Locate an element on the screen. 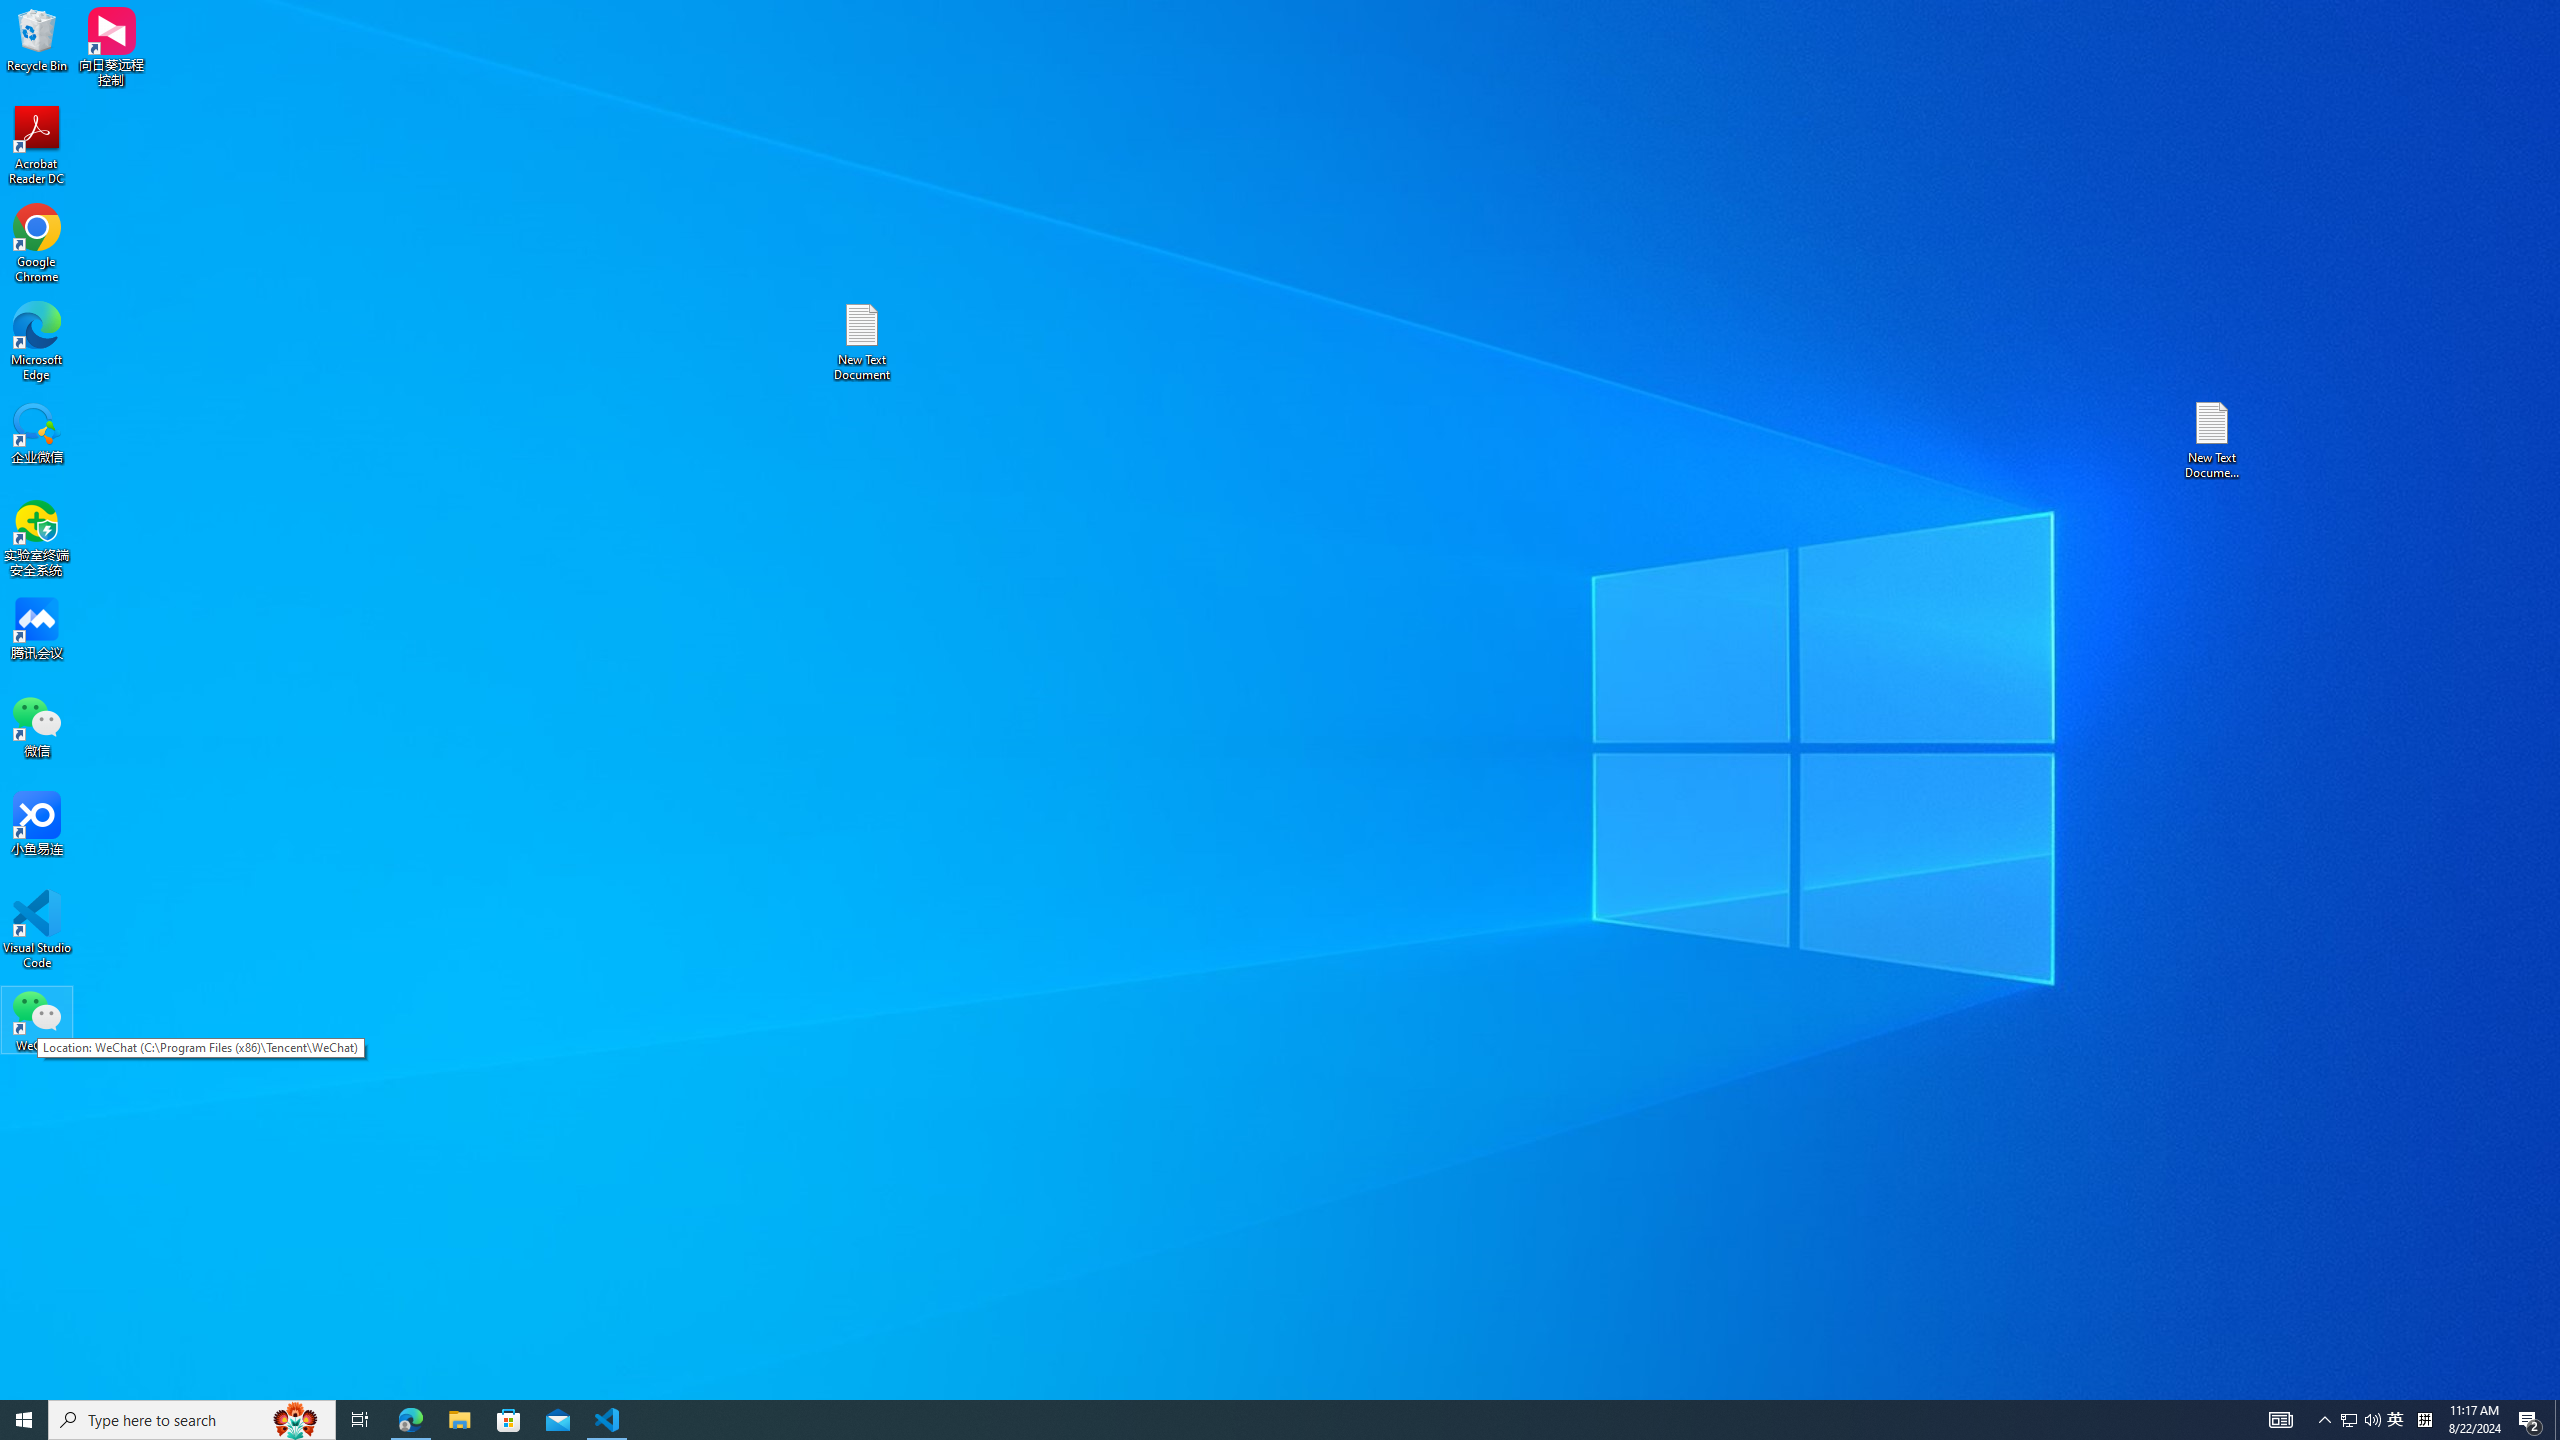 This screenshot has width=2560, height=1440. 'WeChat' is located at coordinates (36, 1019).